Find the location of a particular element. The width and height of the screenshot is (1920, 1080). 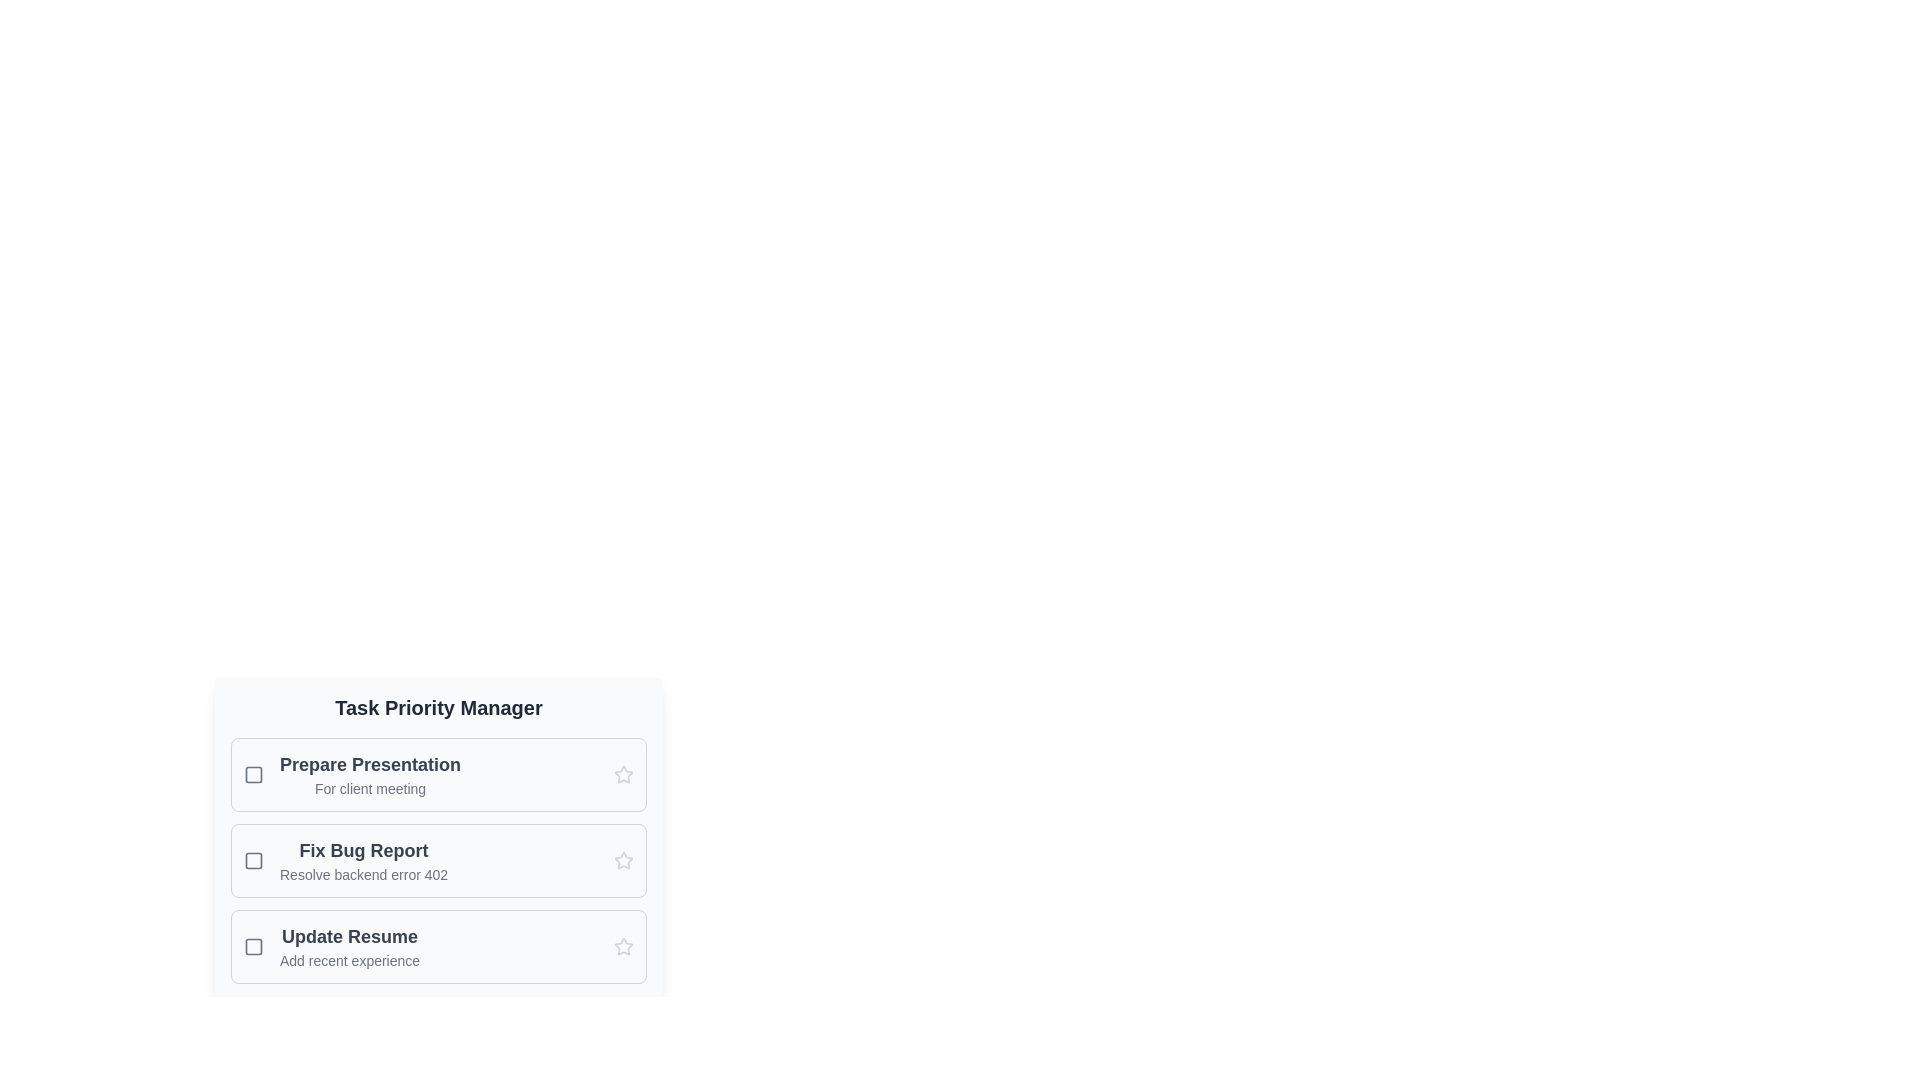

the checkbox for the task 'Prepare Presentation' is located at coordinates (253, 774).